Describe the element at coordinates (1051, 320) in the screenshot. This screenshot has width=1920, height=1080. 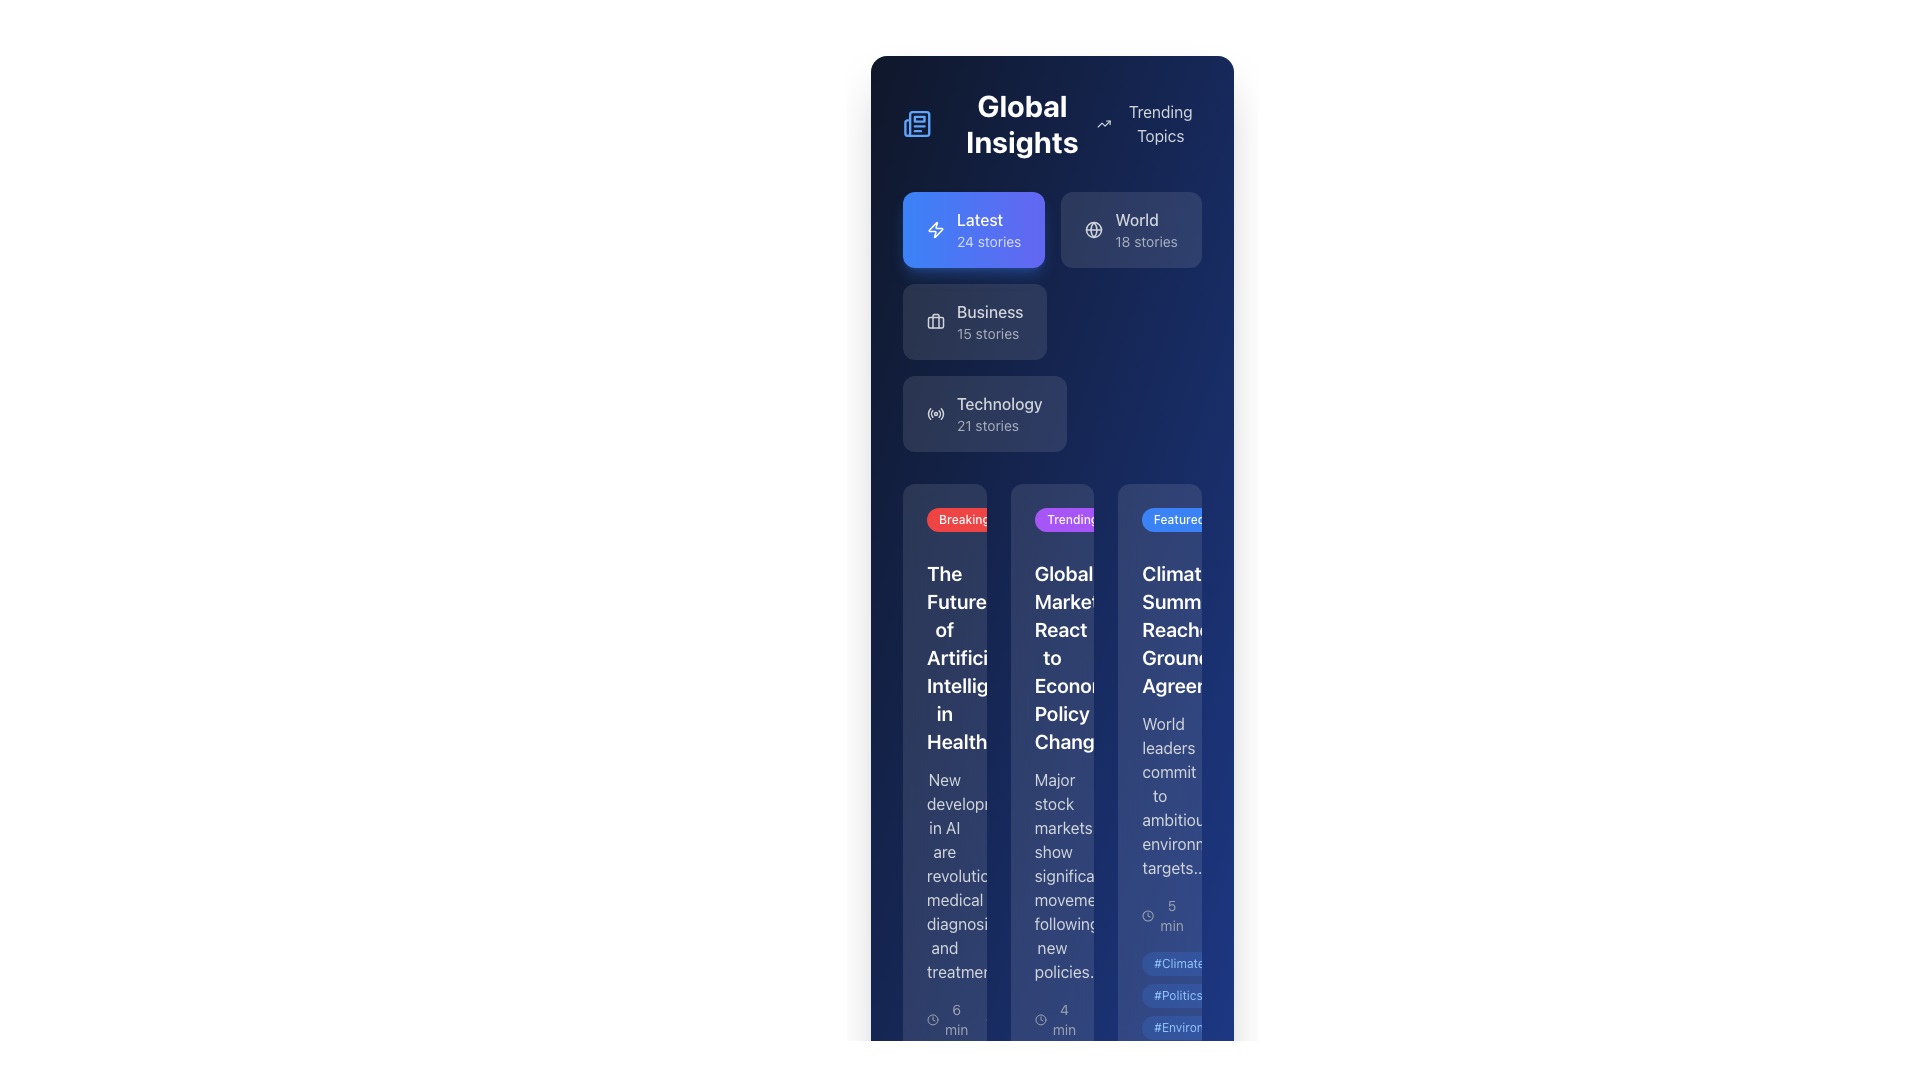
I see `the interactive card within the 'Global Insights' section` at that location.